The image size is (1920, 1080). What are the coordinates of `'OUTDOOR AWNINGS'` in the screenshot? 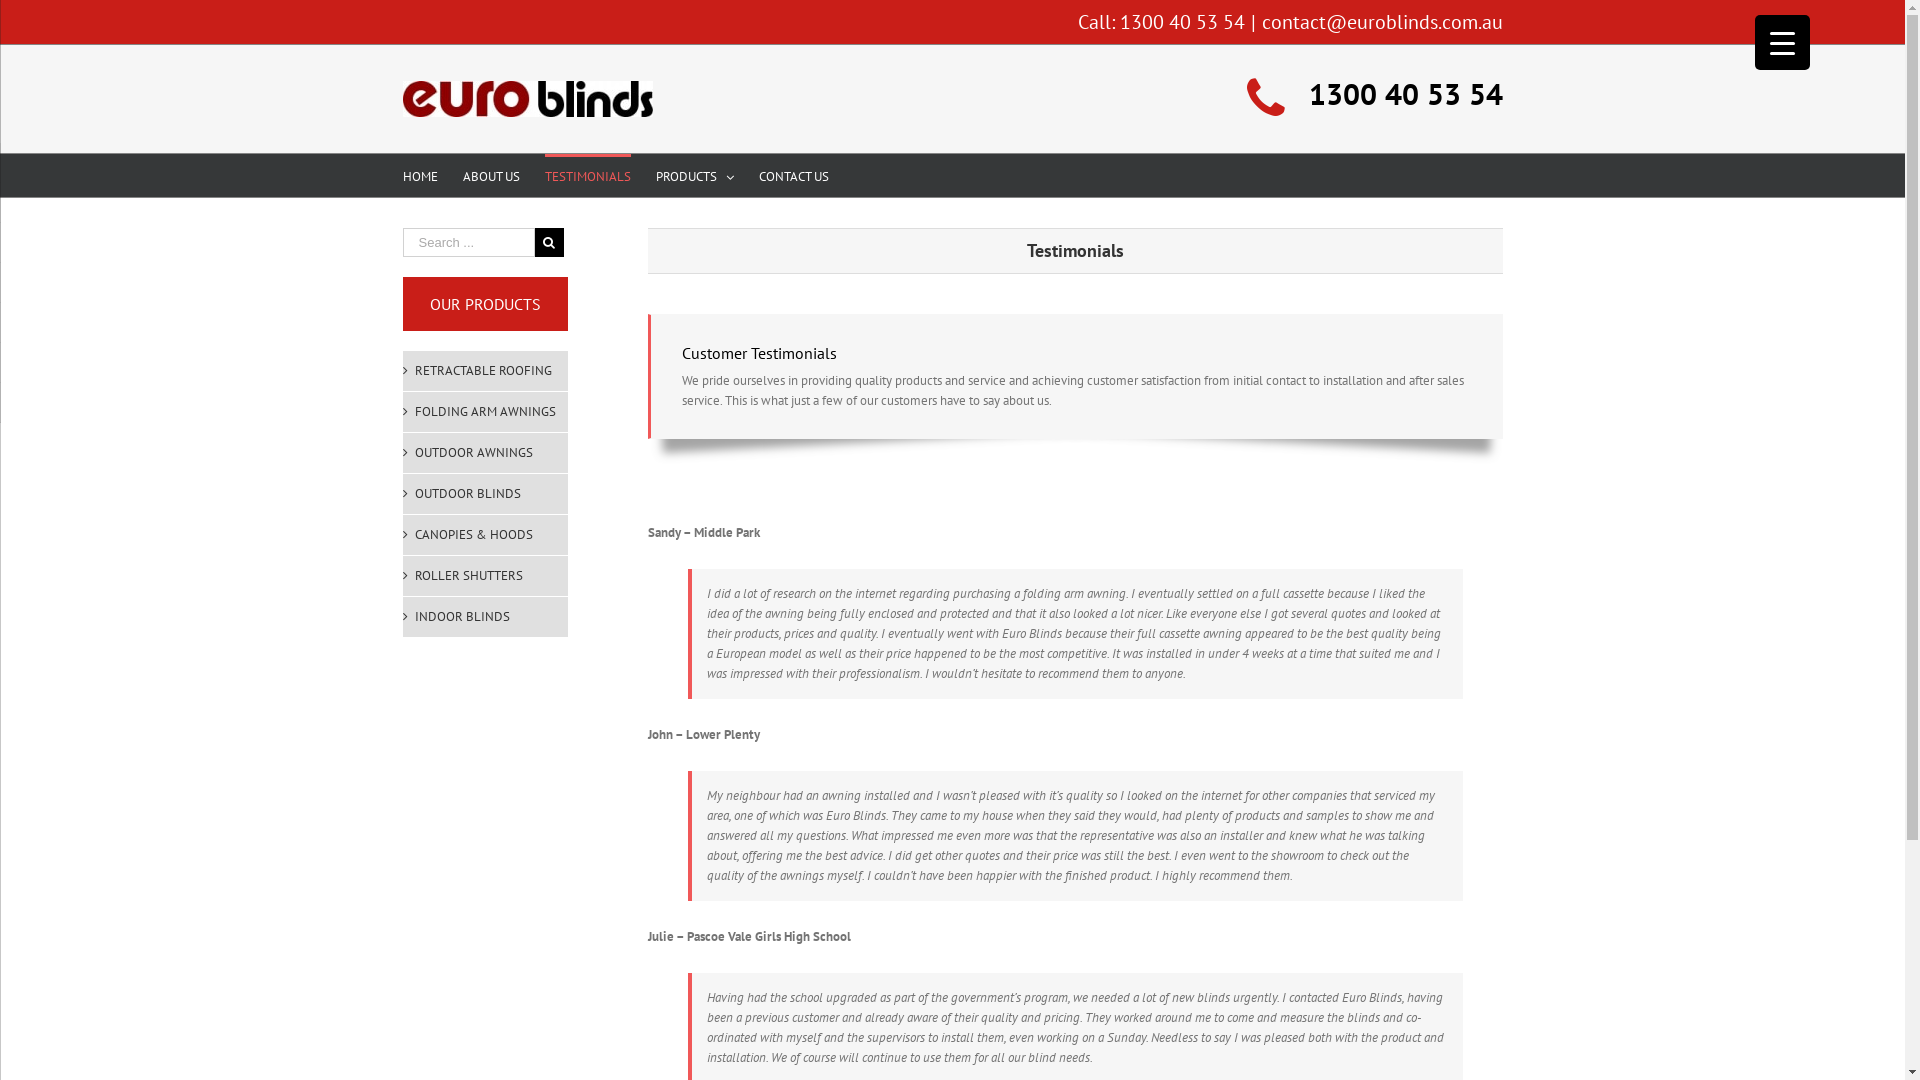 It's located at (485, 452).